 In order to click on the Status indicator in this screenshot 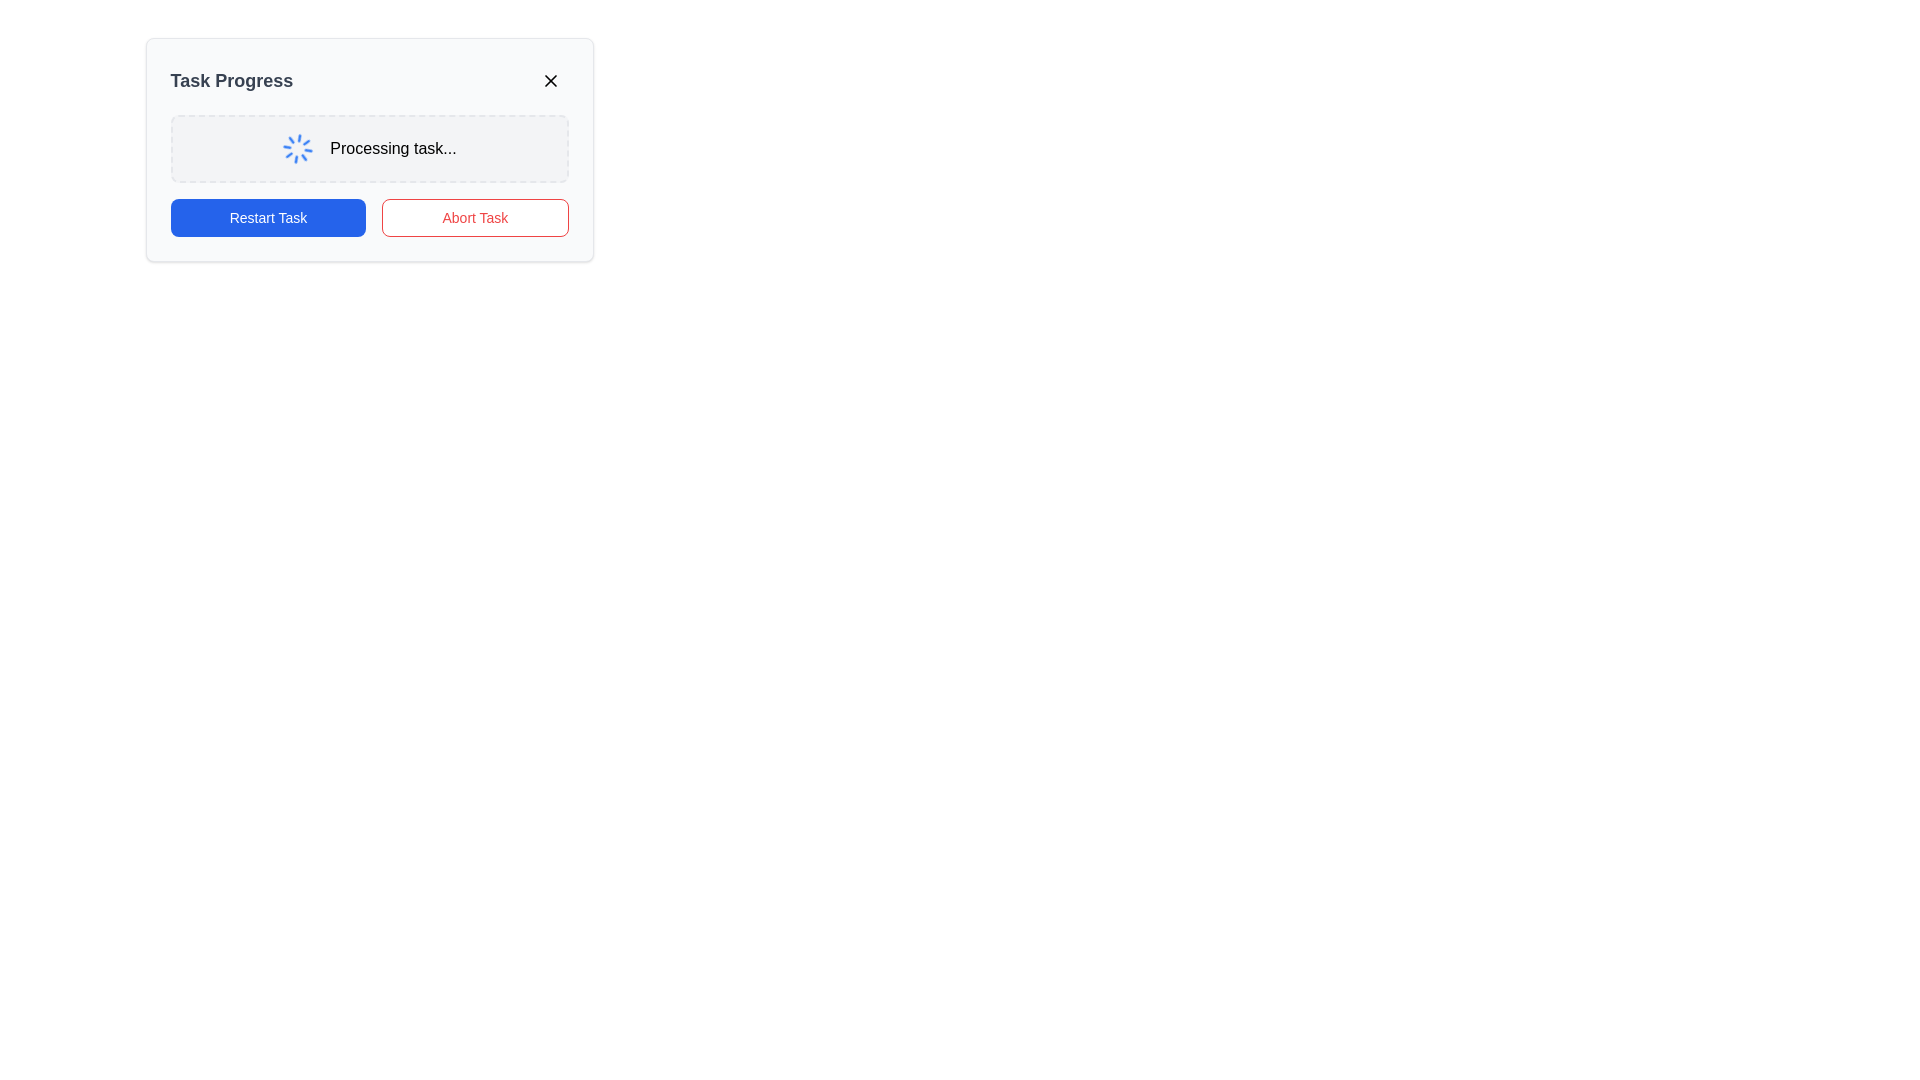, I will do `click(369, 148)`.